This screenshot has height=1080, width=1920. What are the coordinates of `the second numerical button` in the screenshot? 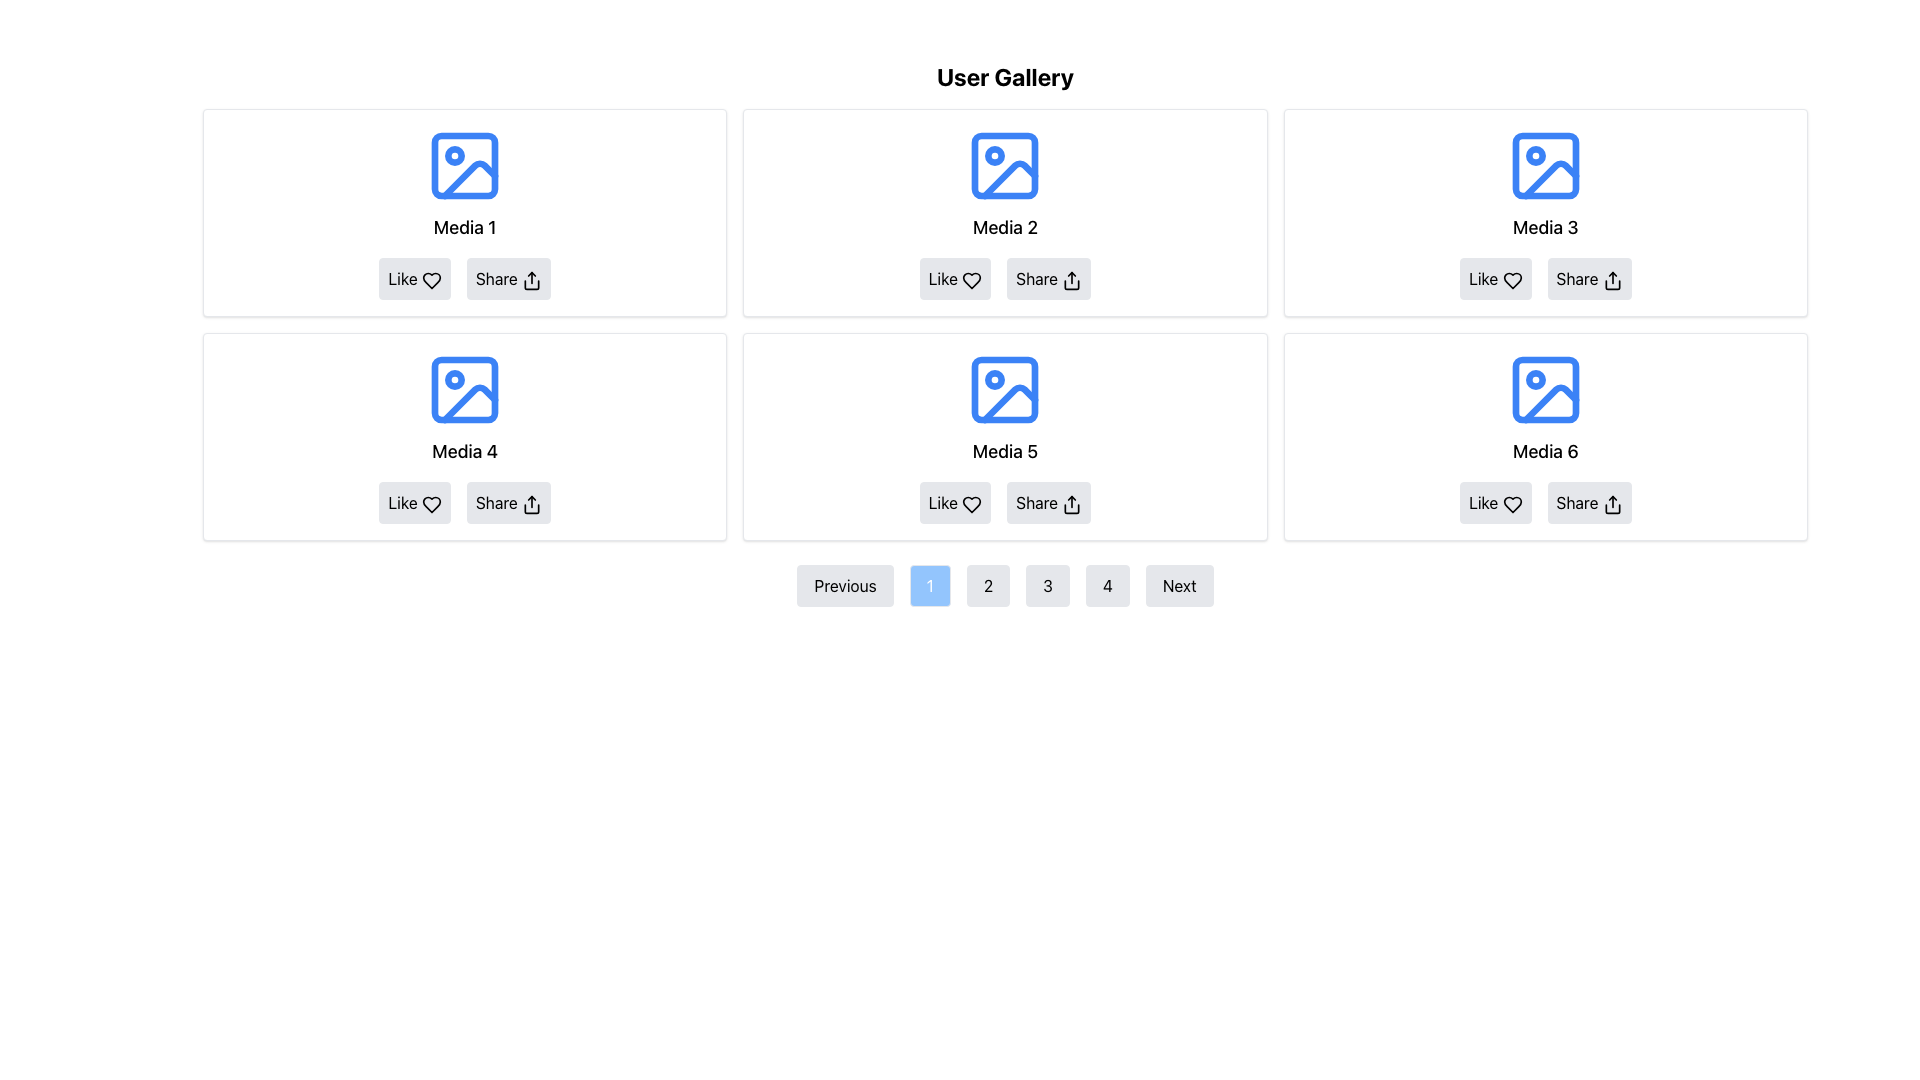 It's located at (1005, 585).